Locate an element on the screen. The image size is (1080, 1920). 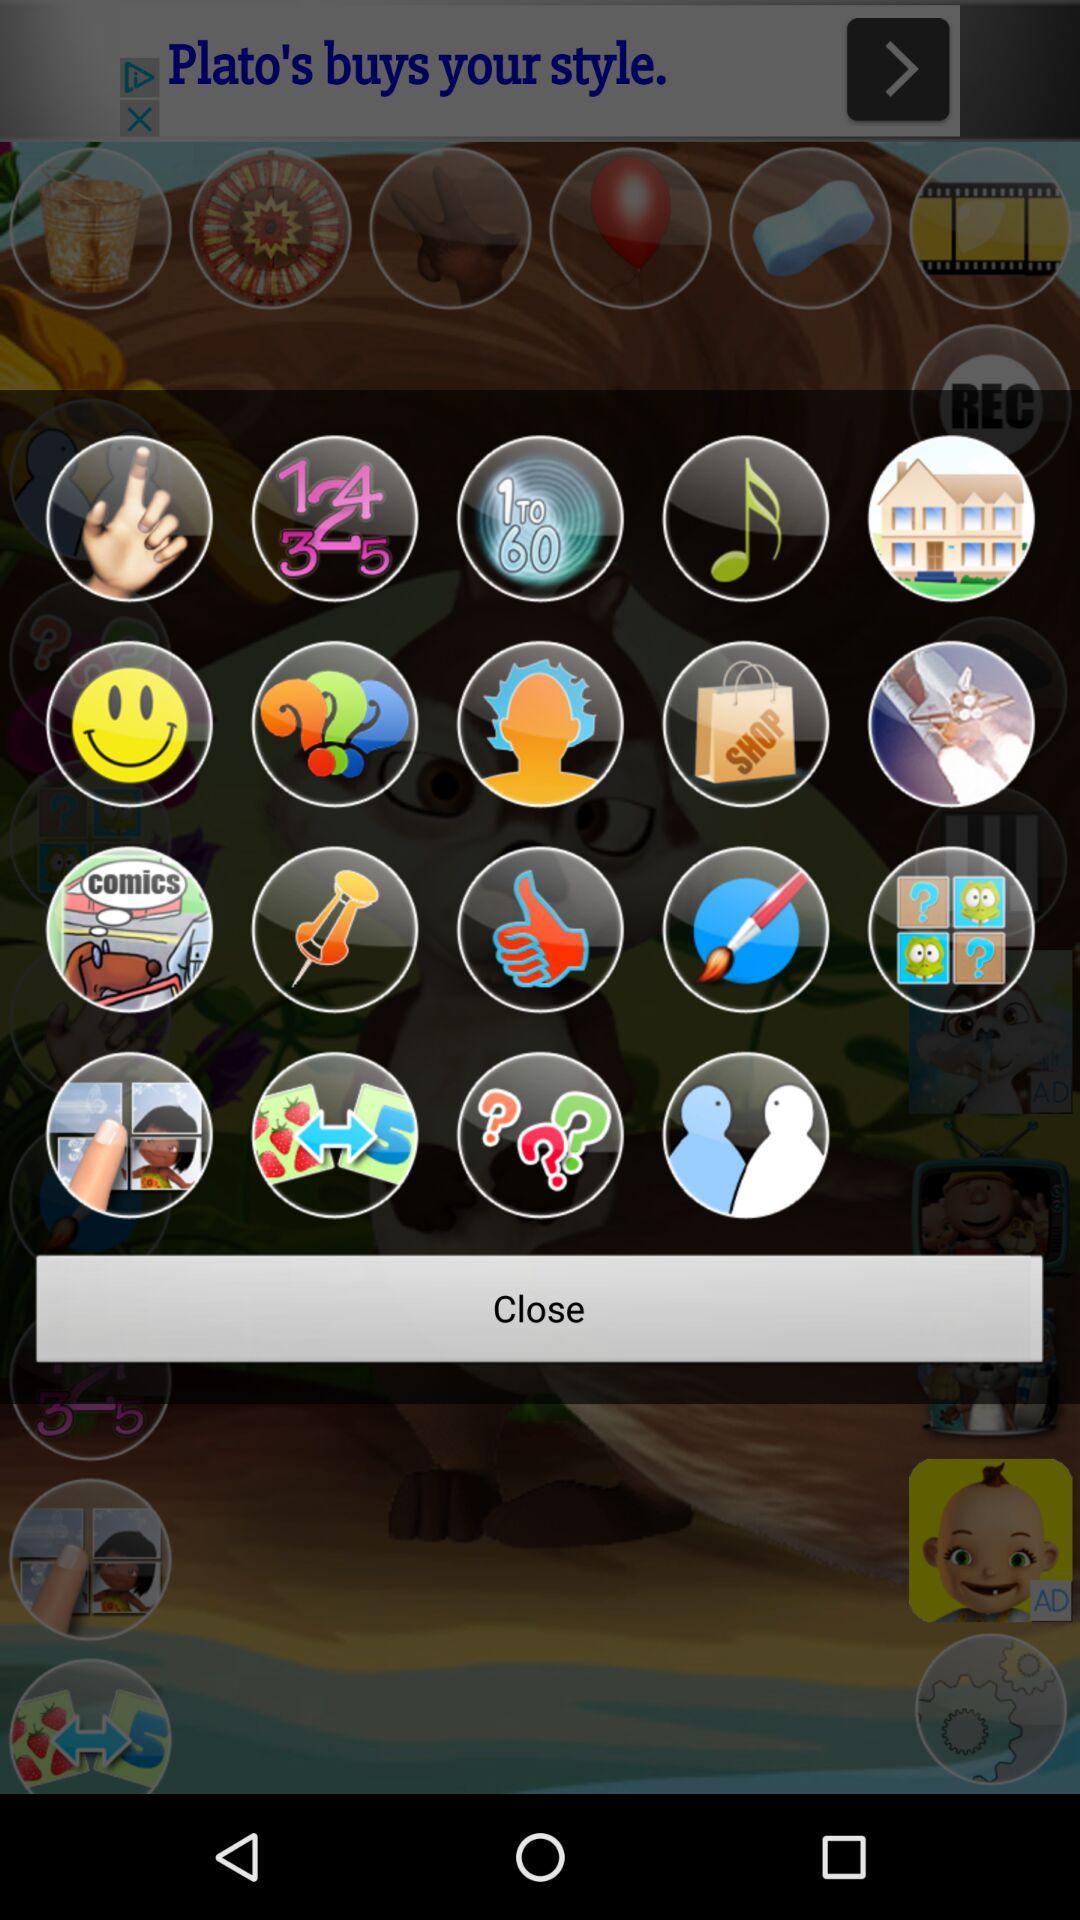
icon is located at coordinates (128, 929).